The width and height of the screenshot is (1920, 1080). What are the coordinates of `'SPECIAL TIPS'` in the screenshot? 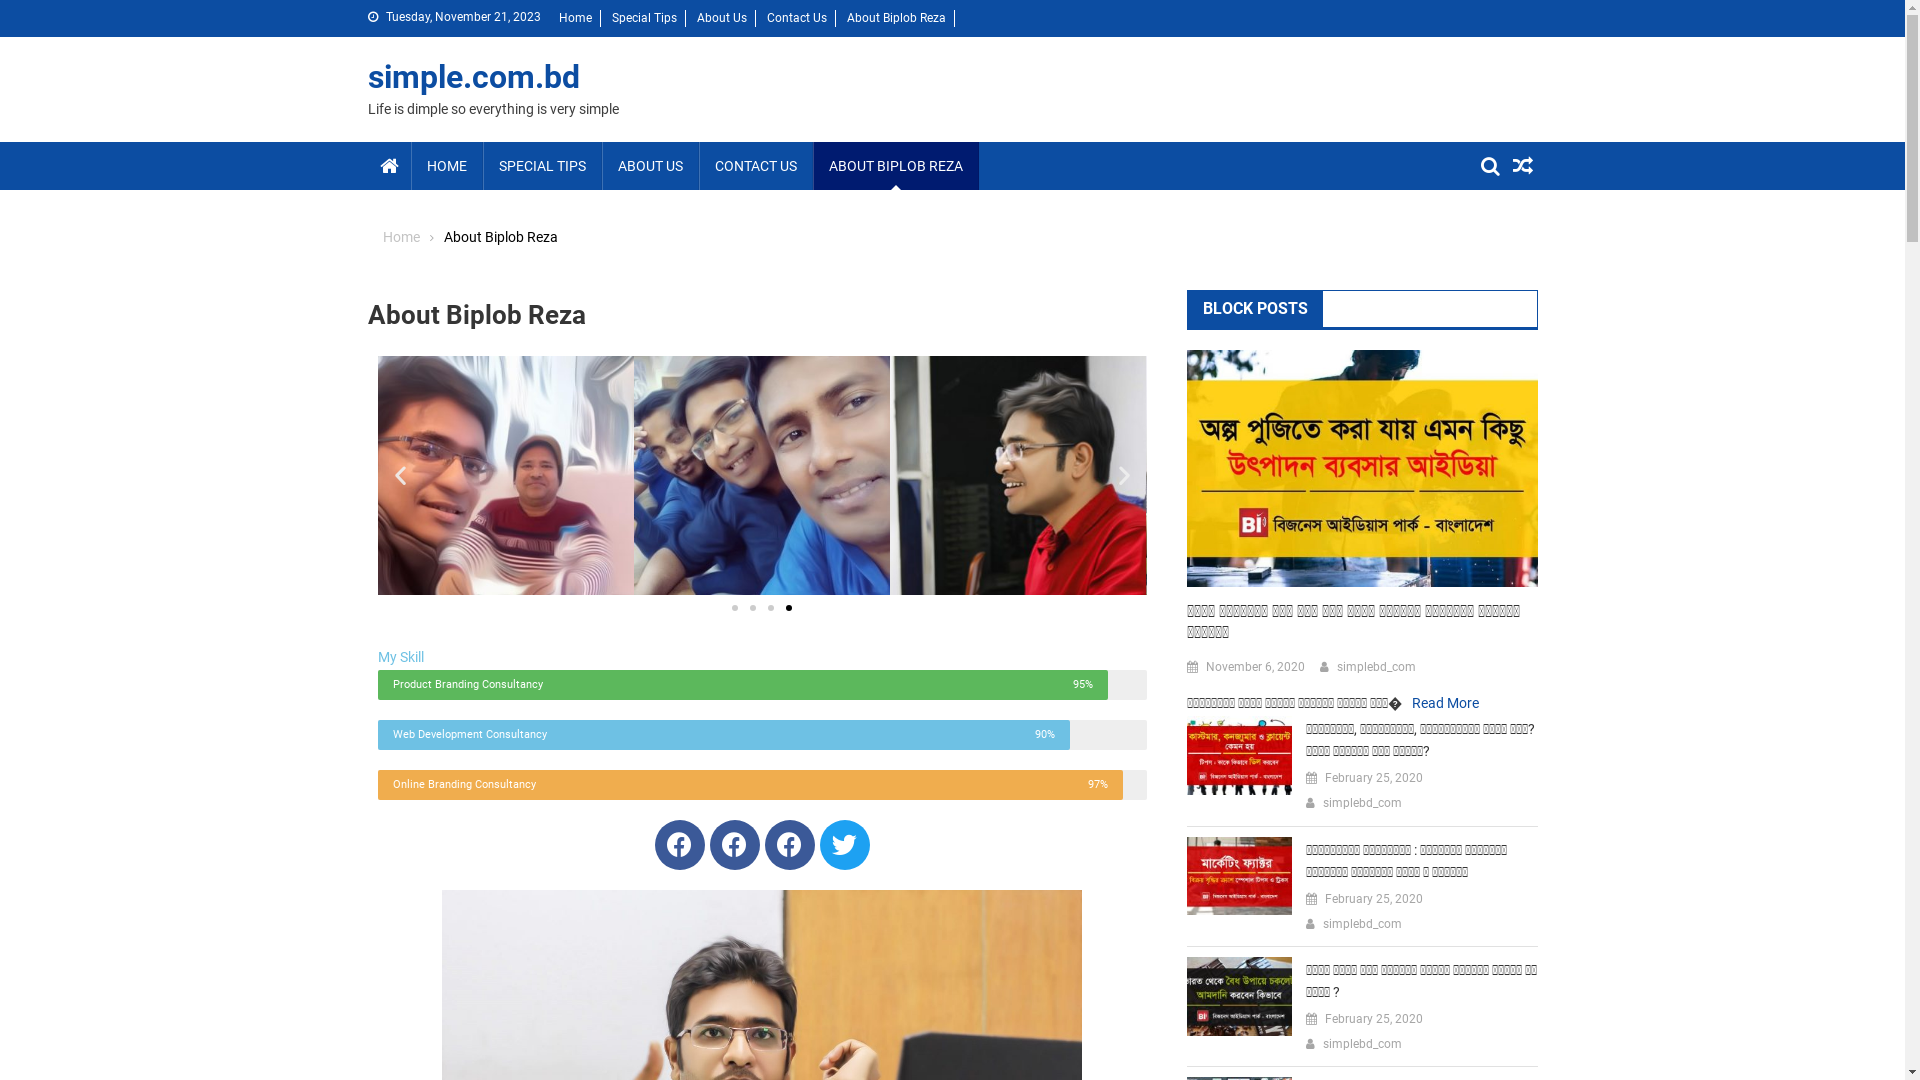 It's located at (541, 164).